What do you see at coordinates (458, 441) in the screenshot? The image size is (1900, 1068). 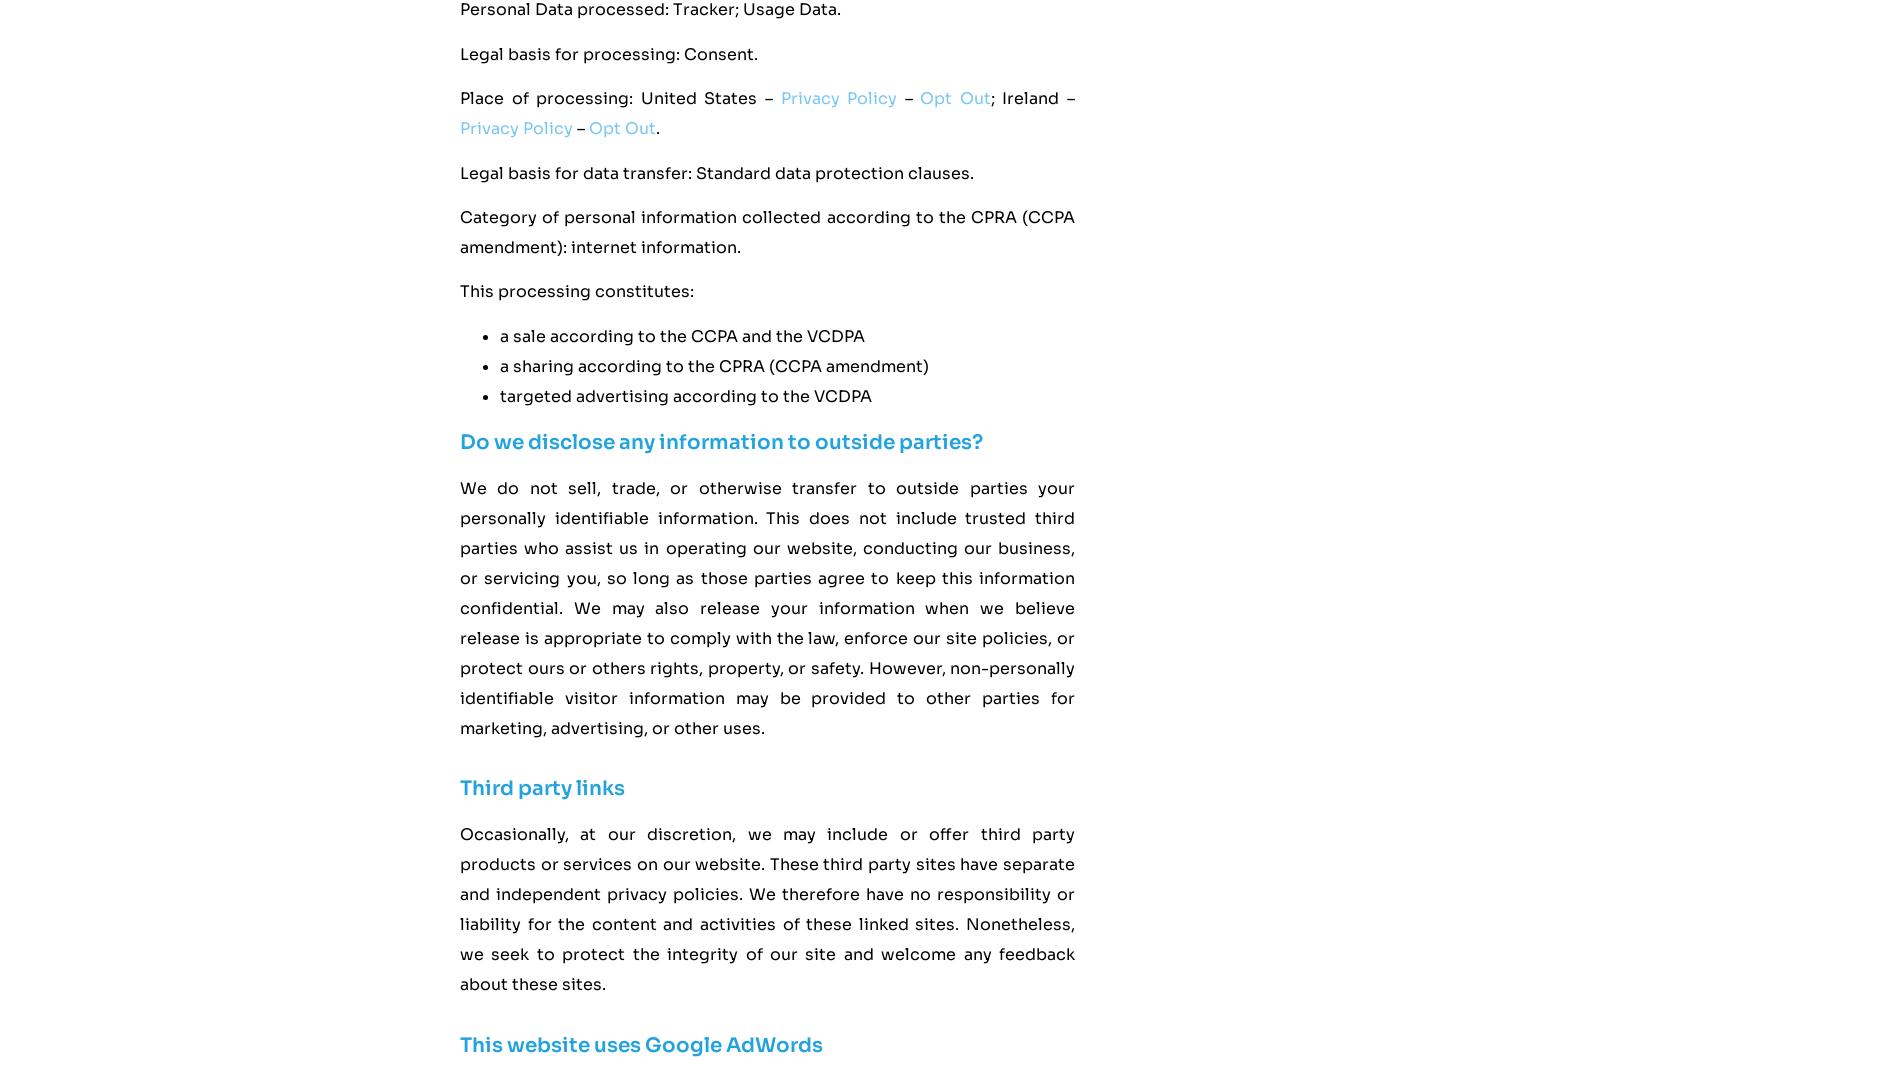 I see `'Do we disclose any information to outside parties?'` at bounding box center [458, 441].